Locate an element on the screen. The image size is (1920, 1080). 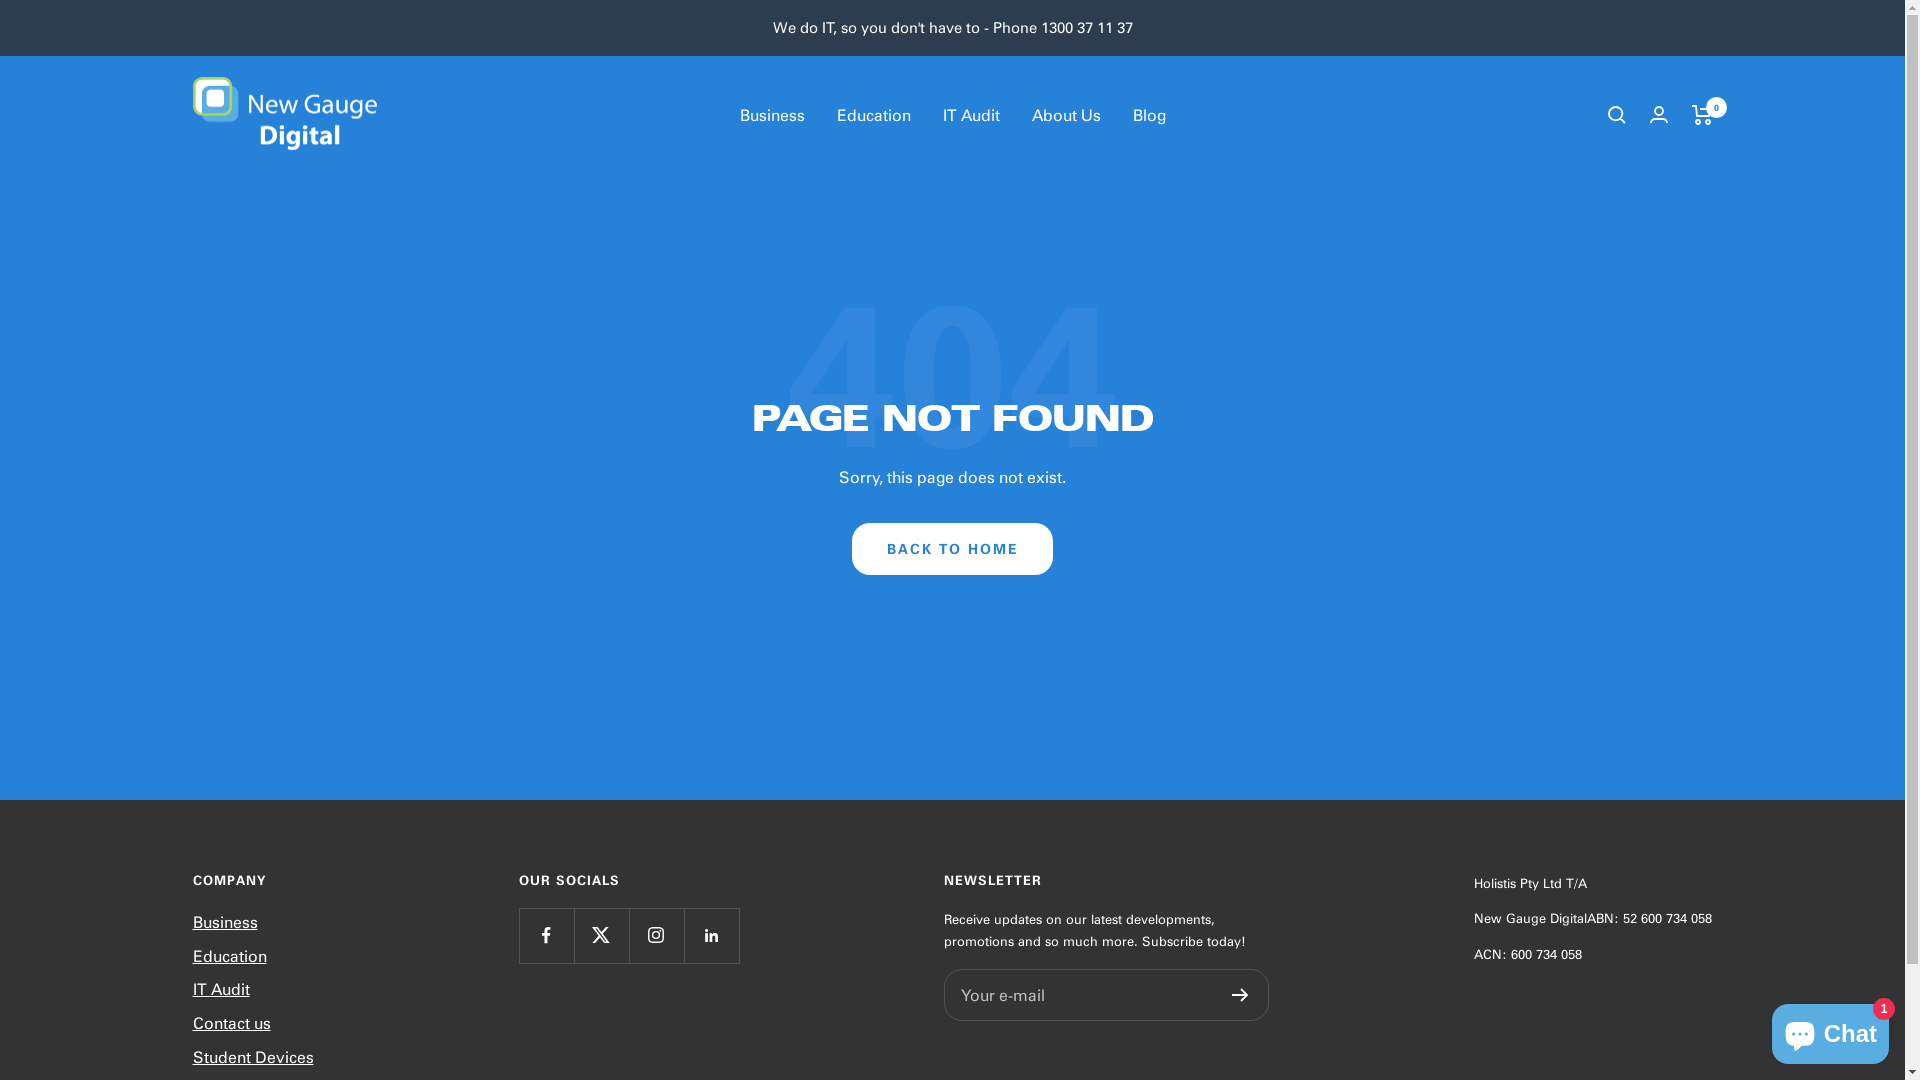
'Education' is located at coordinates (873, 115).